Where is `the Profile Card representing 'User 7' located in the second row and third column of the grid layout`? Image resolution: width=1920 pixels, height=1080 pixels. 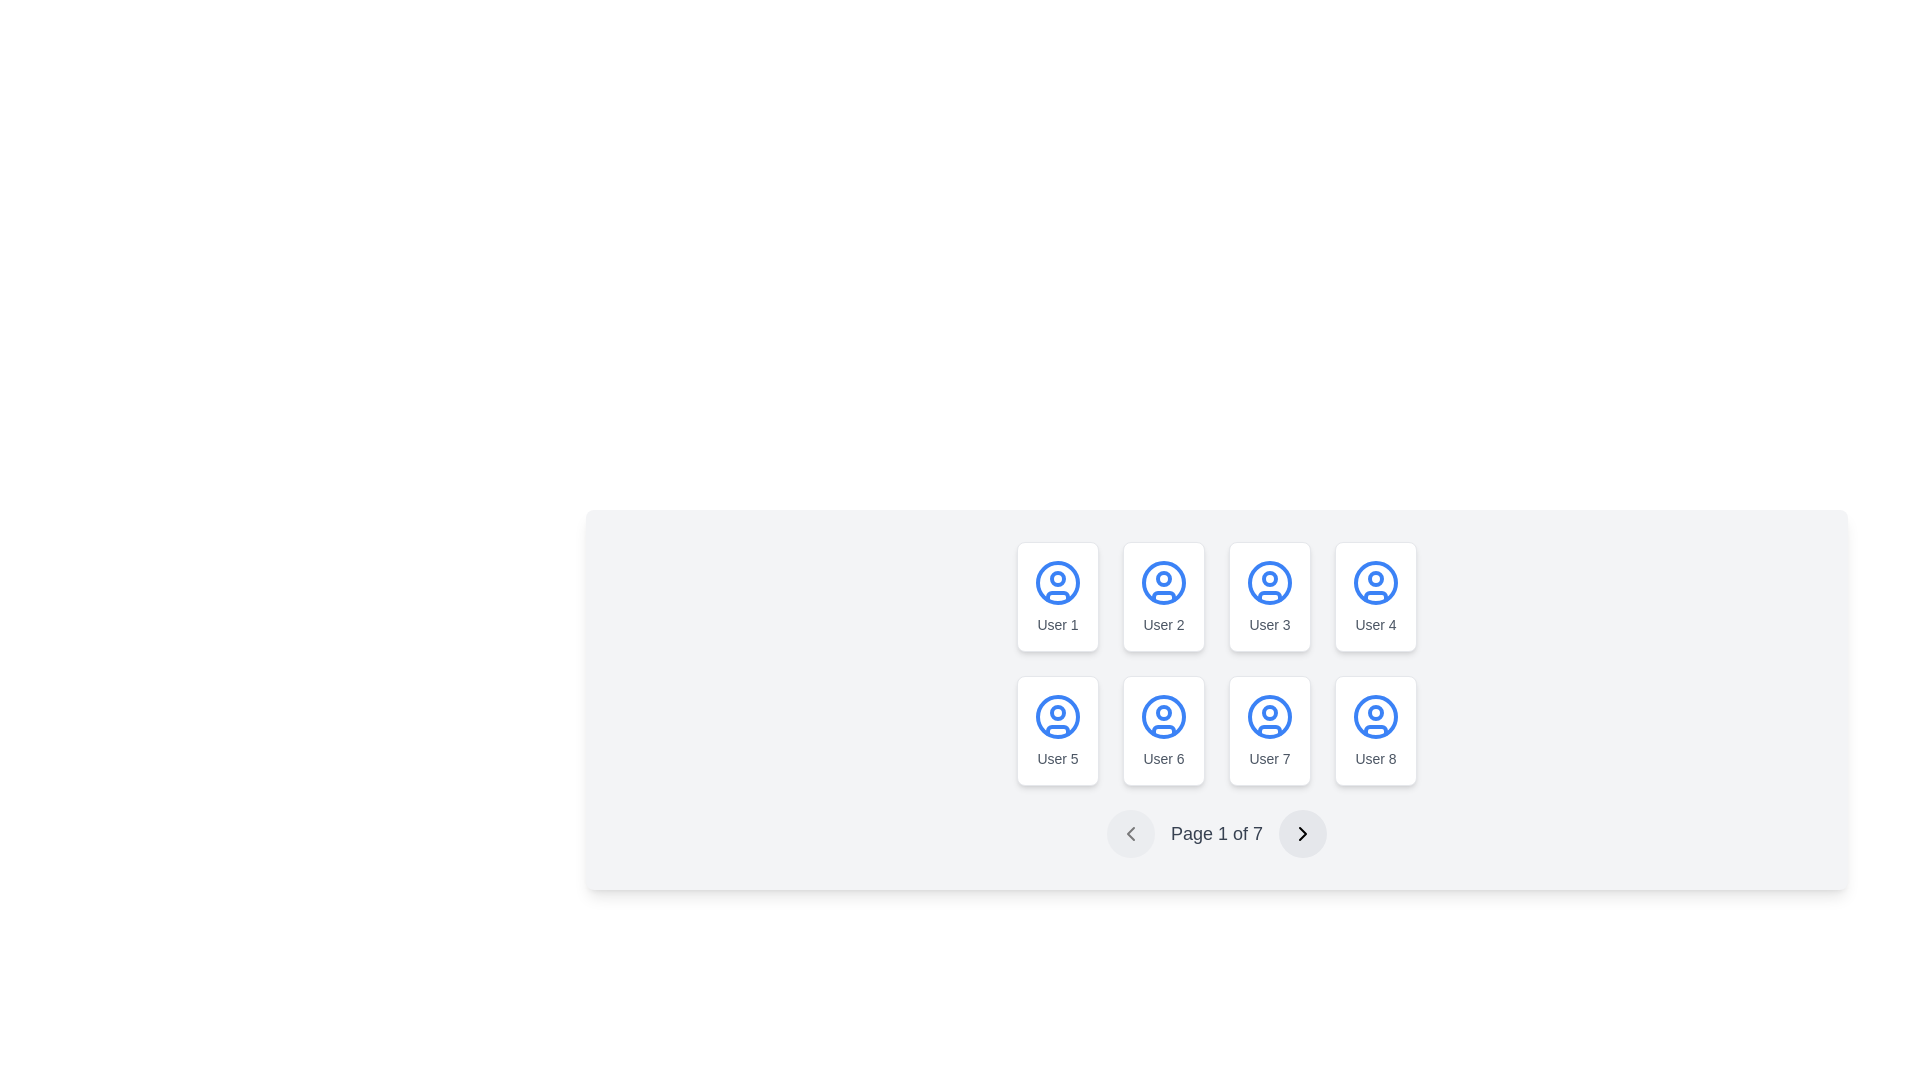 the Profile Card representing 'User 7' located in the second row and third column of the grid layout is located at coordinates (1269, 731).